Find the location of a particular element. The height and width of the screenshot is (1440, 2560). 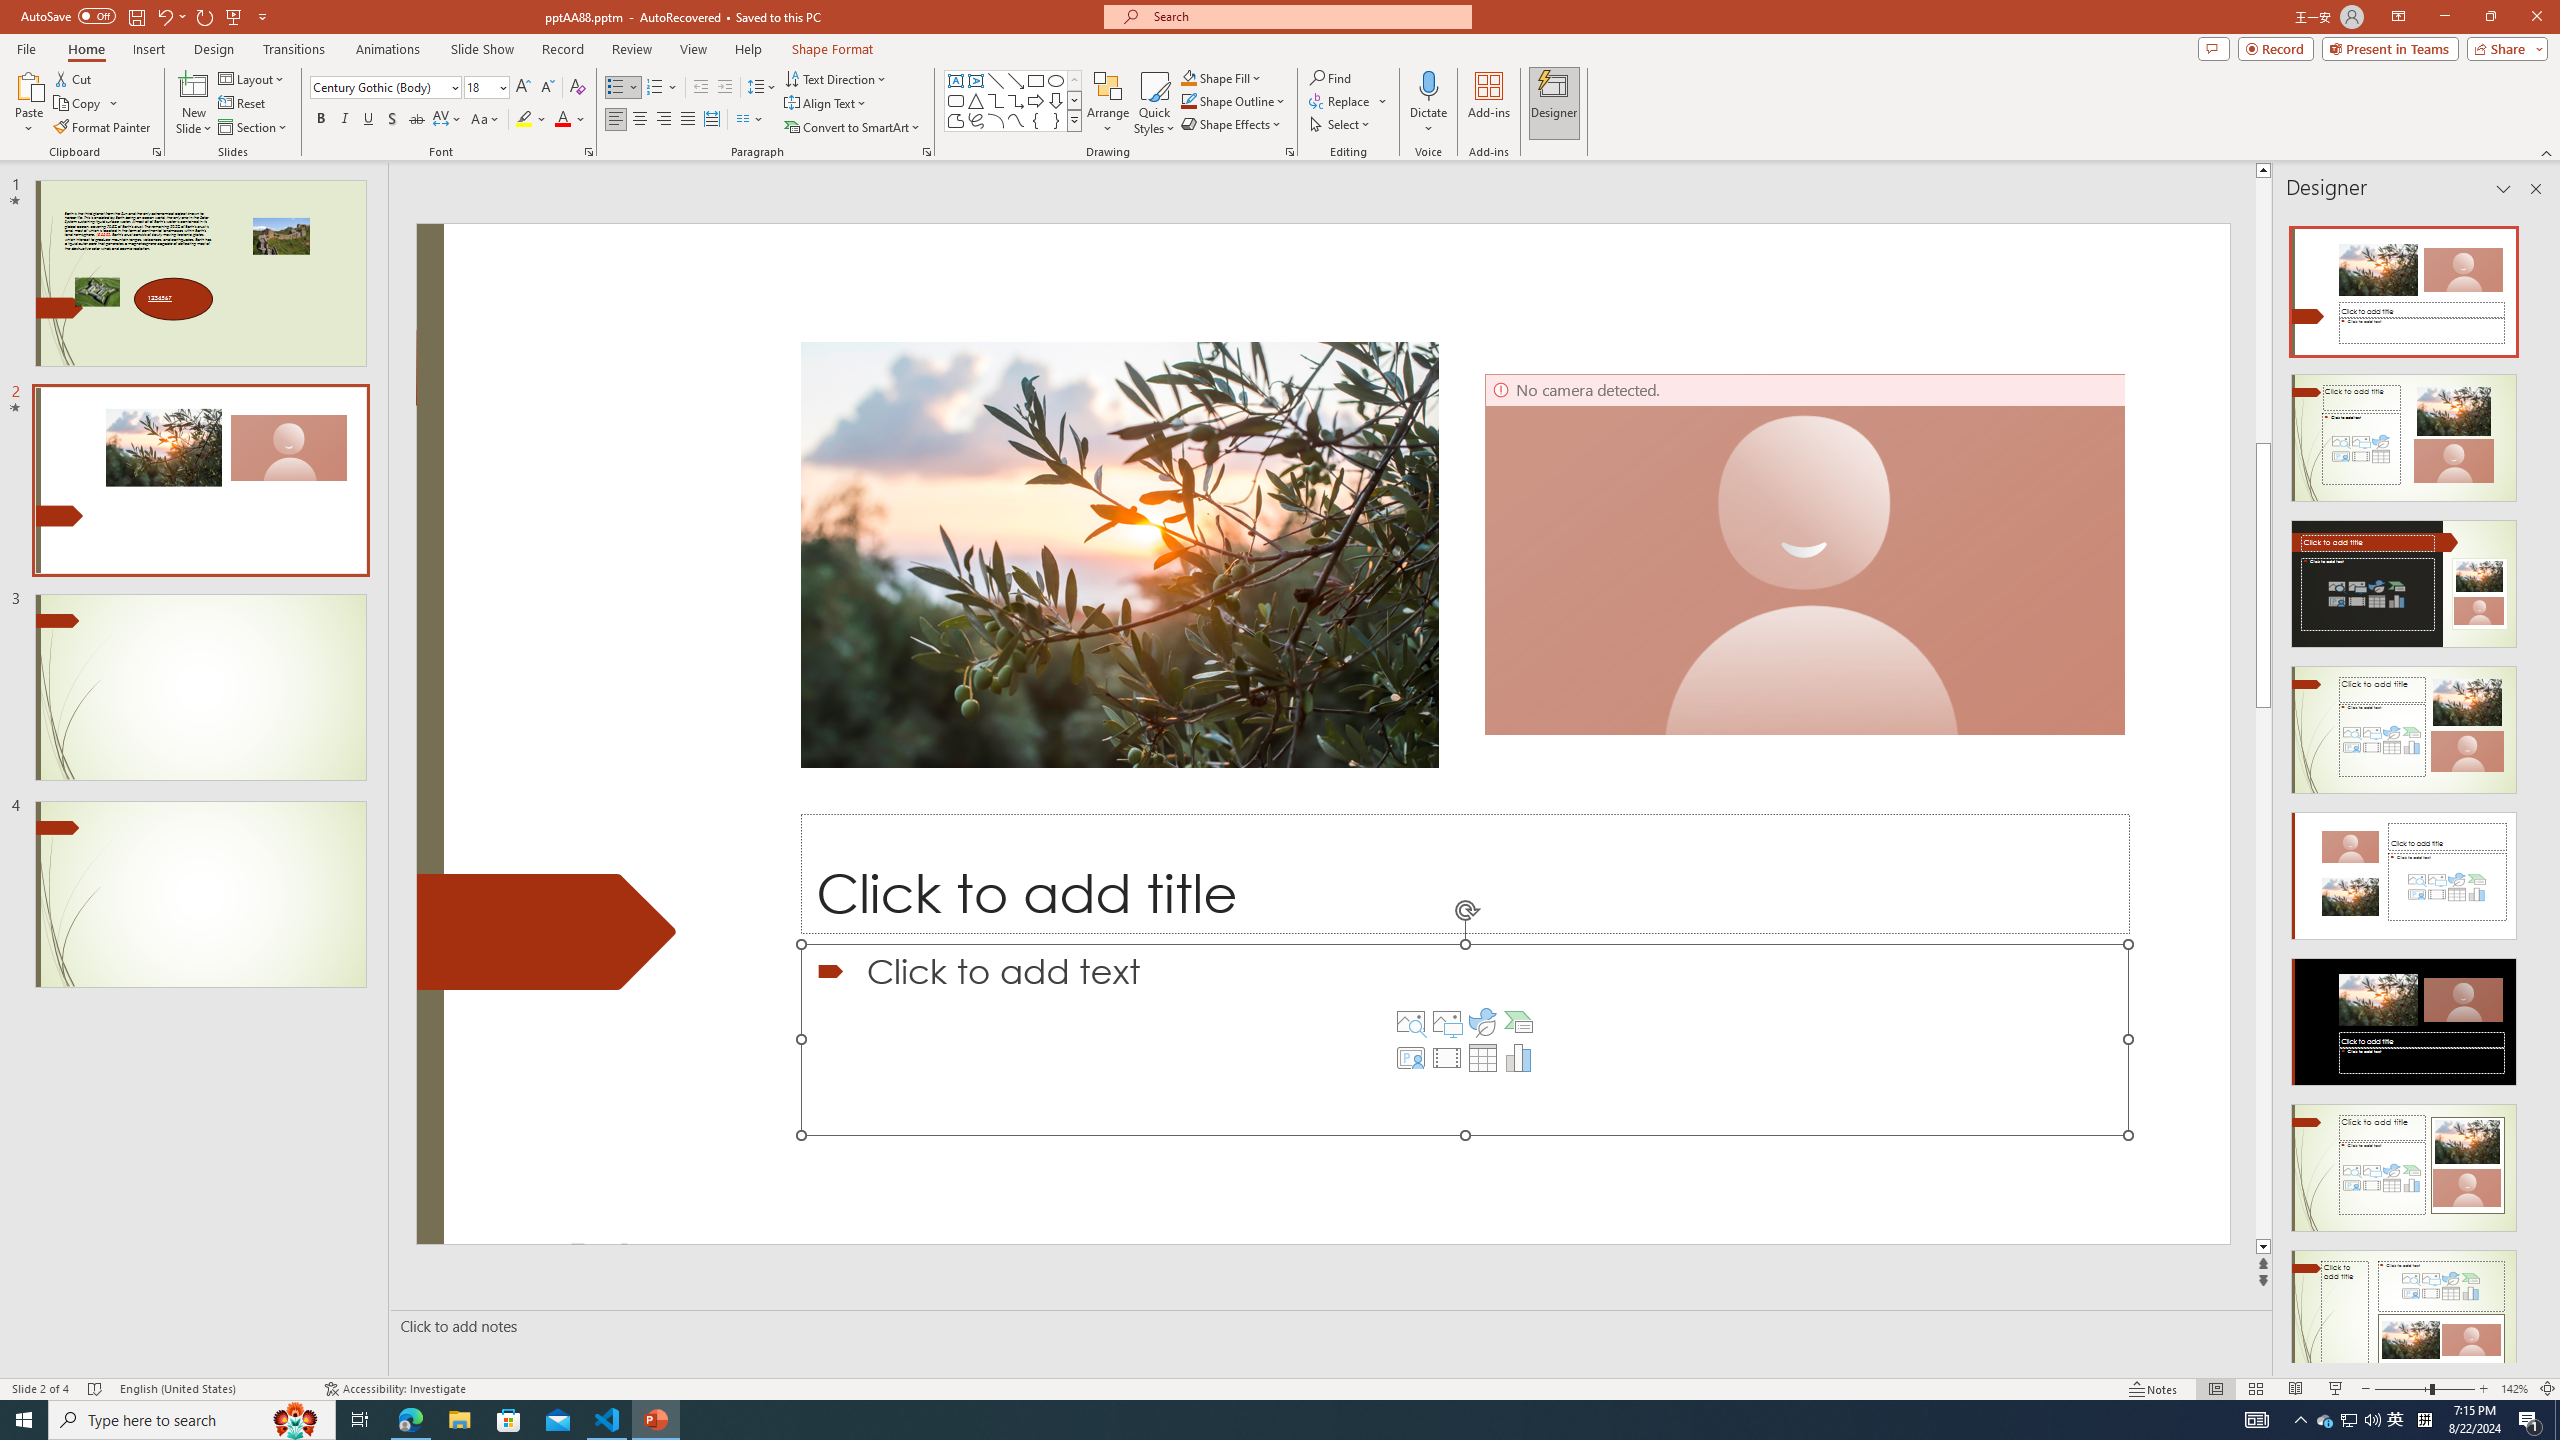

'Bold' is located at coordinates (321, 118).